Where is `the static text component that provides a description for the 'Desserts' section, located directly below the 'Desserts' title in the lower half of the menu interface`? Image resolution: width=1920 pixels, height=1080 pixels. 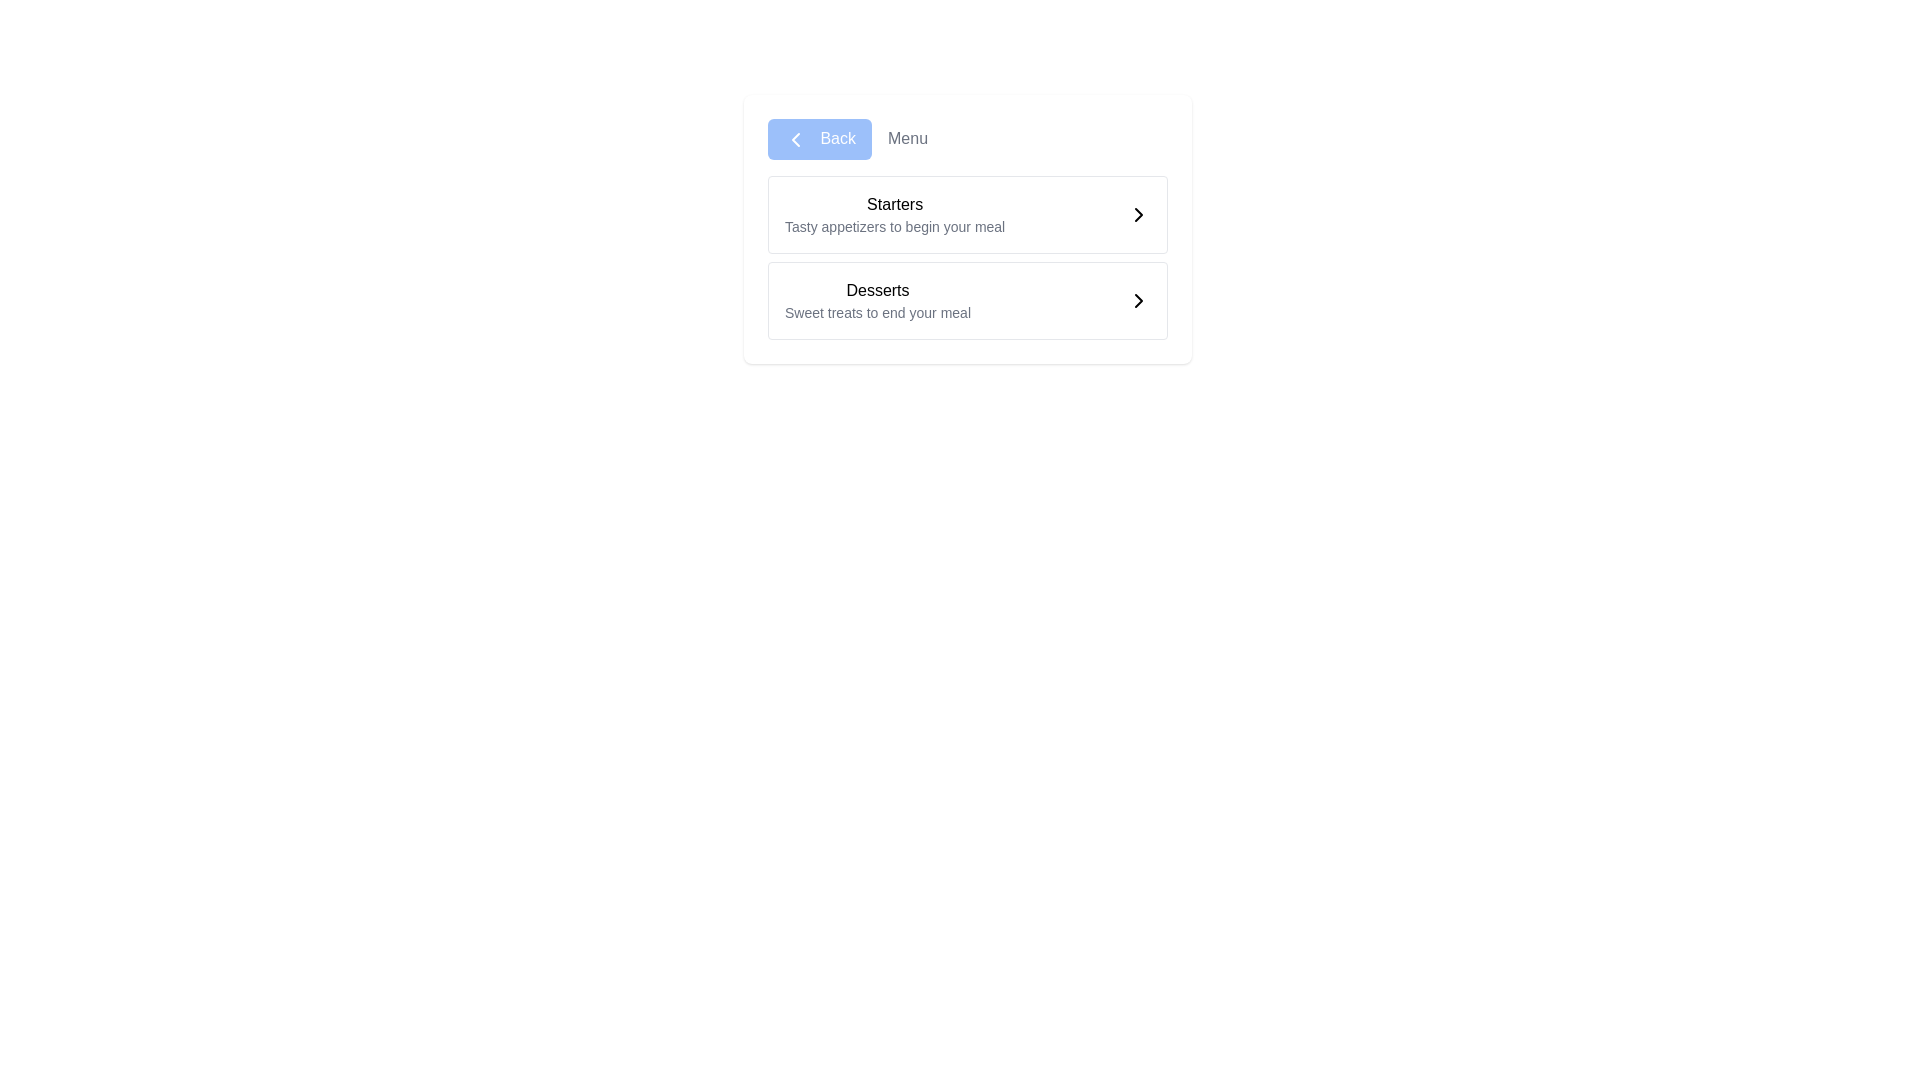
the static text component that provides a description for the 'Desserts' section, located directly below the 'Desserts' title in the lower half of the menu interface is located at coordinates (878, 312).